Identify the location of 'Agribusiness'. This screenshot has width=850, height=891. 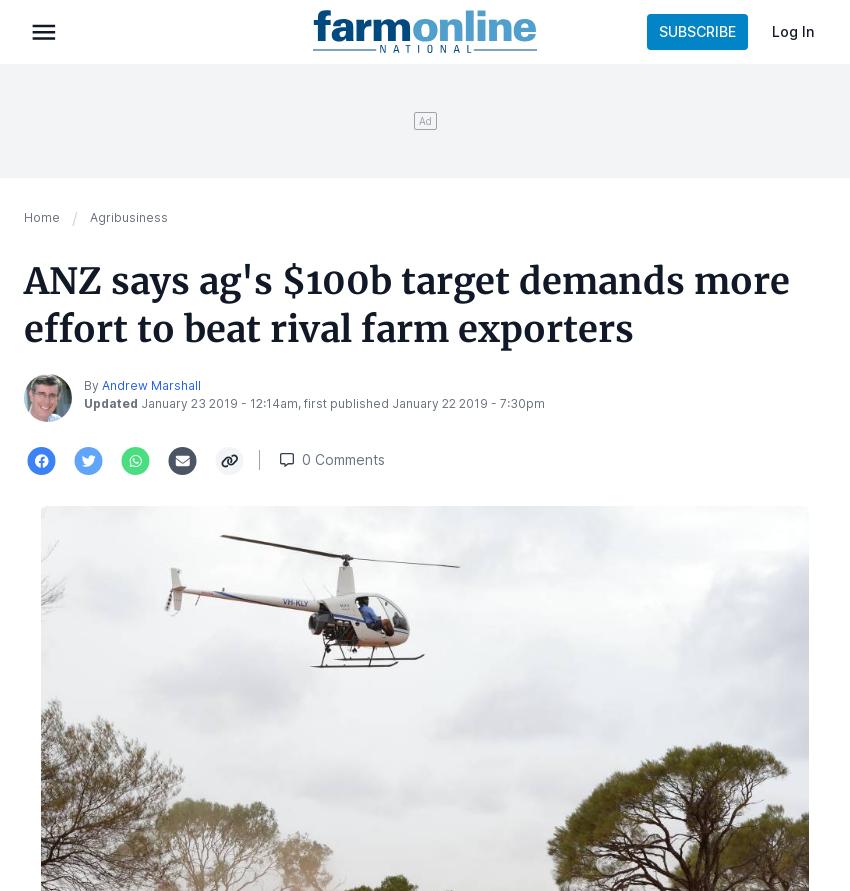
(129, 217).